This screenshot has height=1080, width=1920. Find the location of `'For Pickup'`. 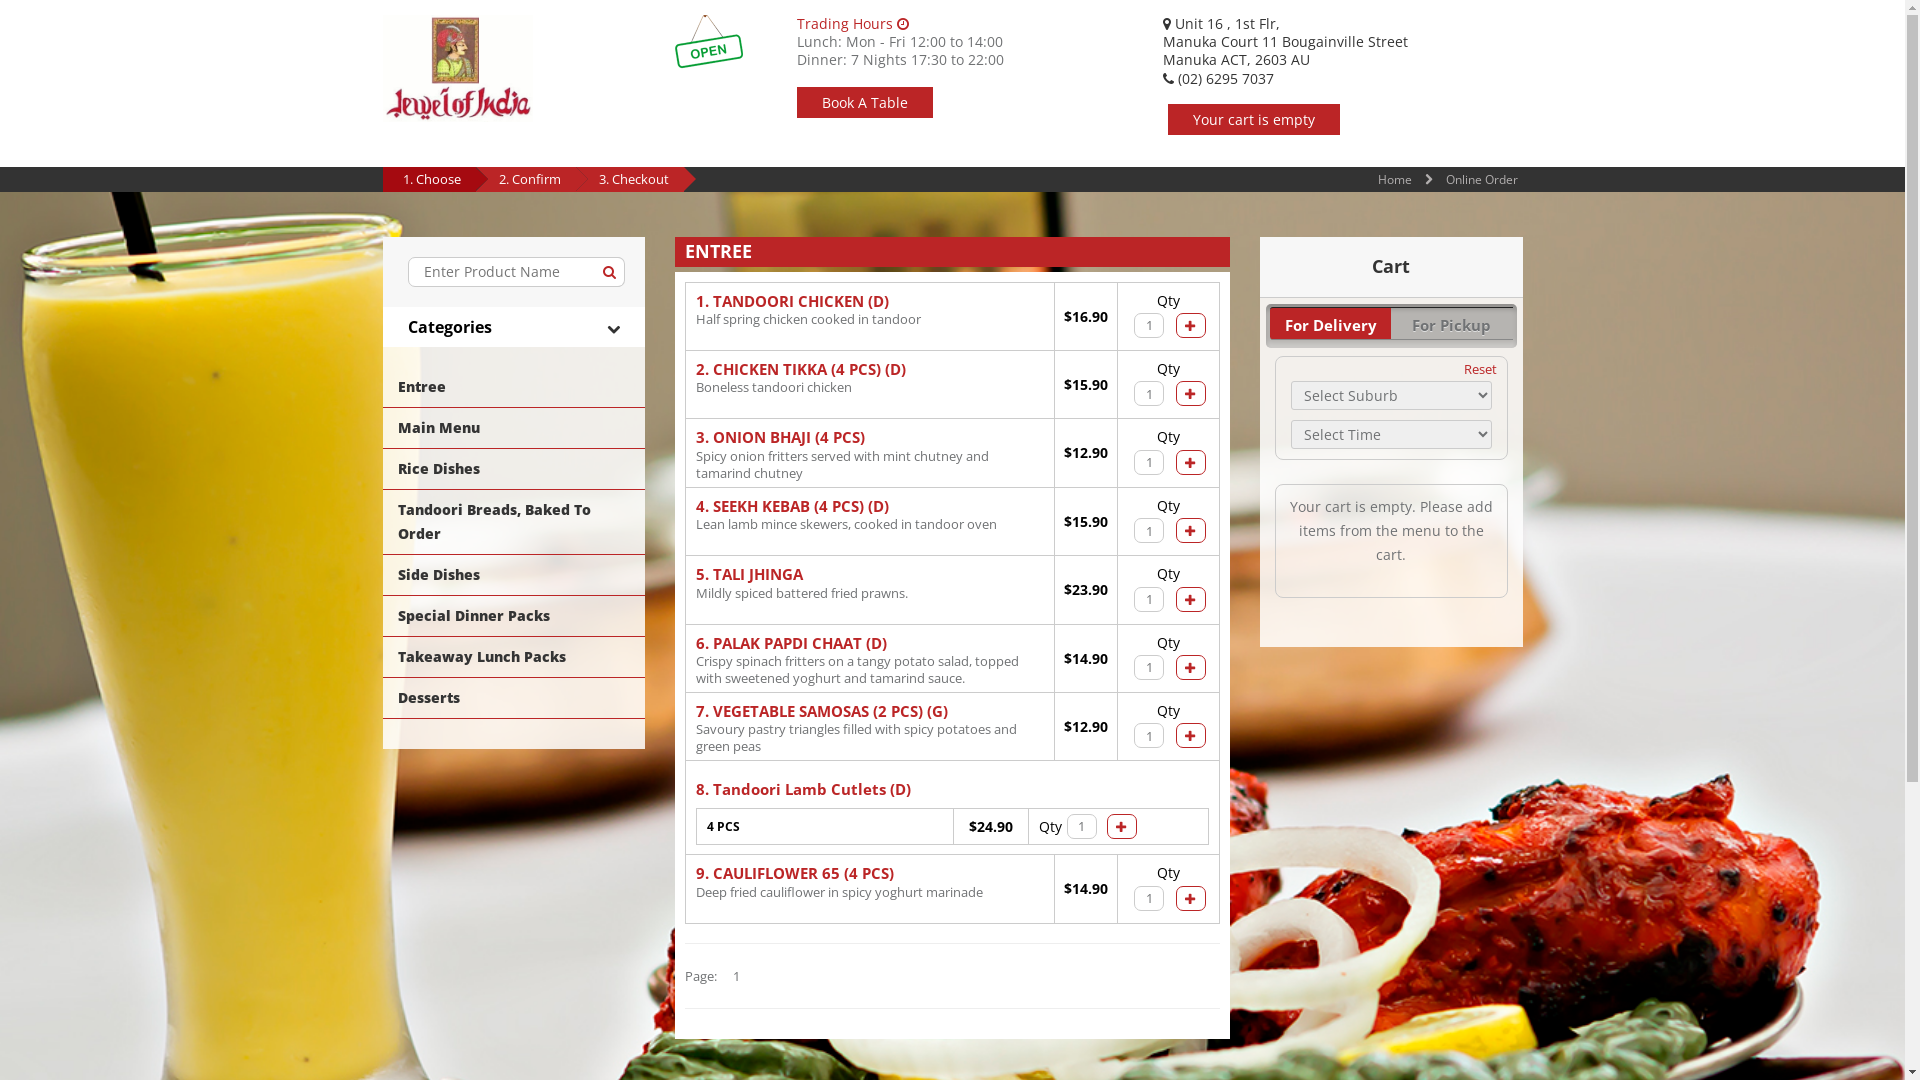

'For Pickup' is located at coordinates (1451, 322).